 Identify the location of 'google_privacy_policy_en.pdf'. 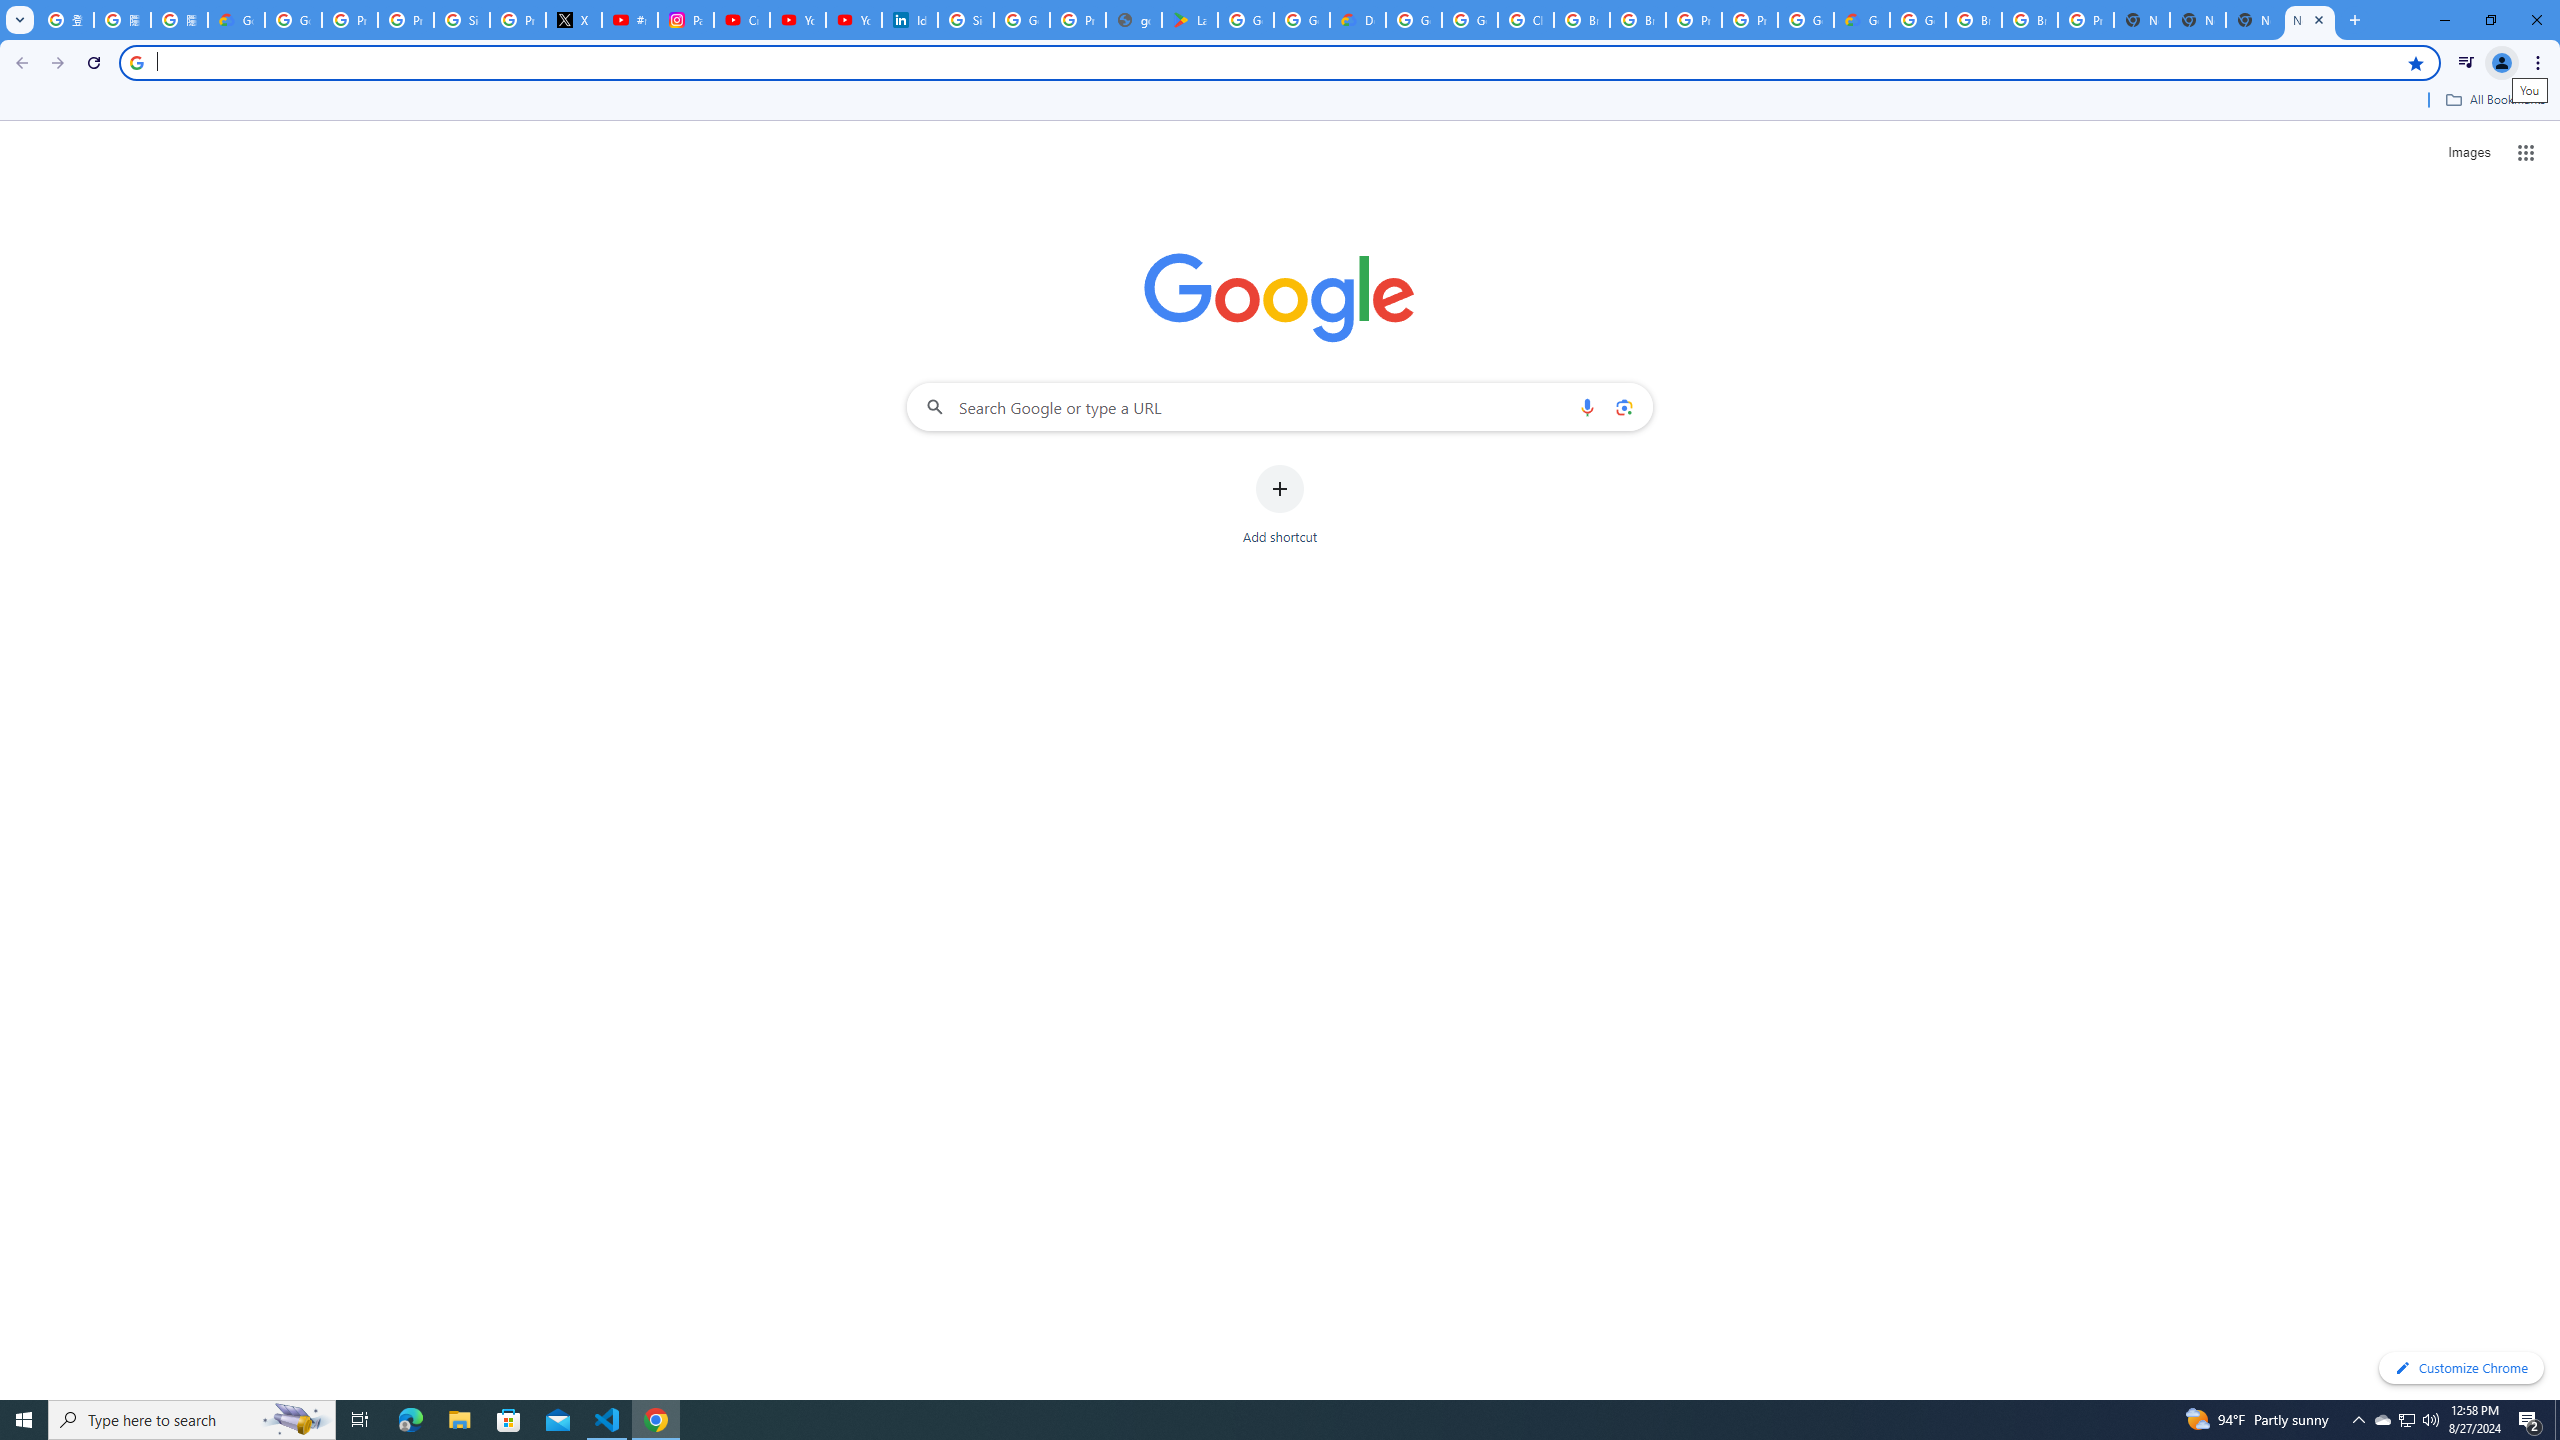
(1133, 19).